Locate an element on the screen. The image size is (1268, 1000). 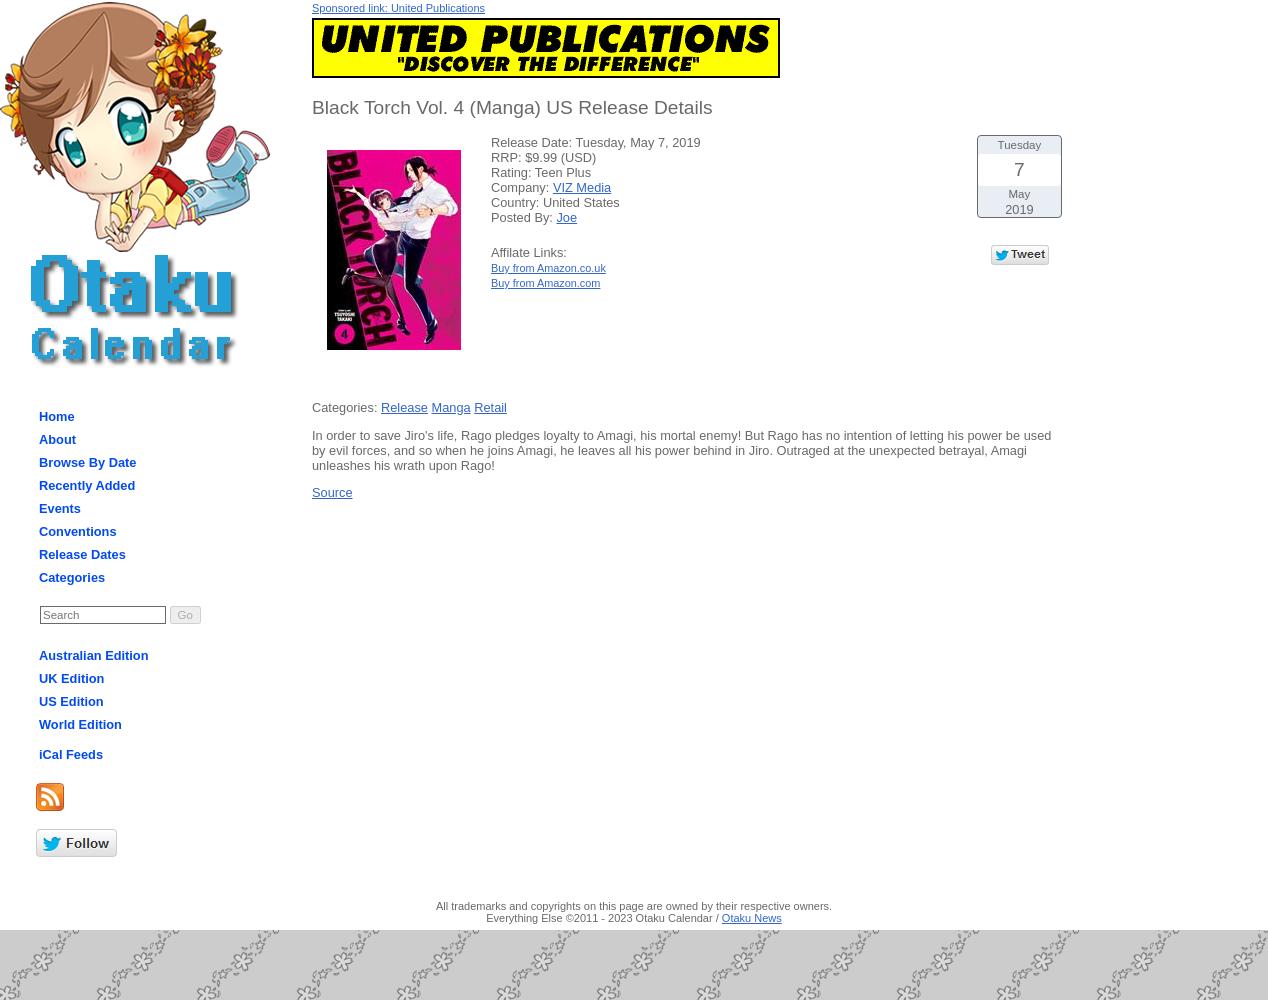
'2019' is located at coordinates (1004, 207).